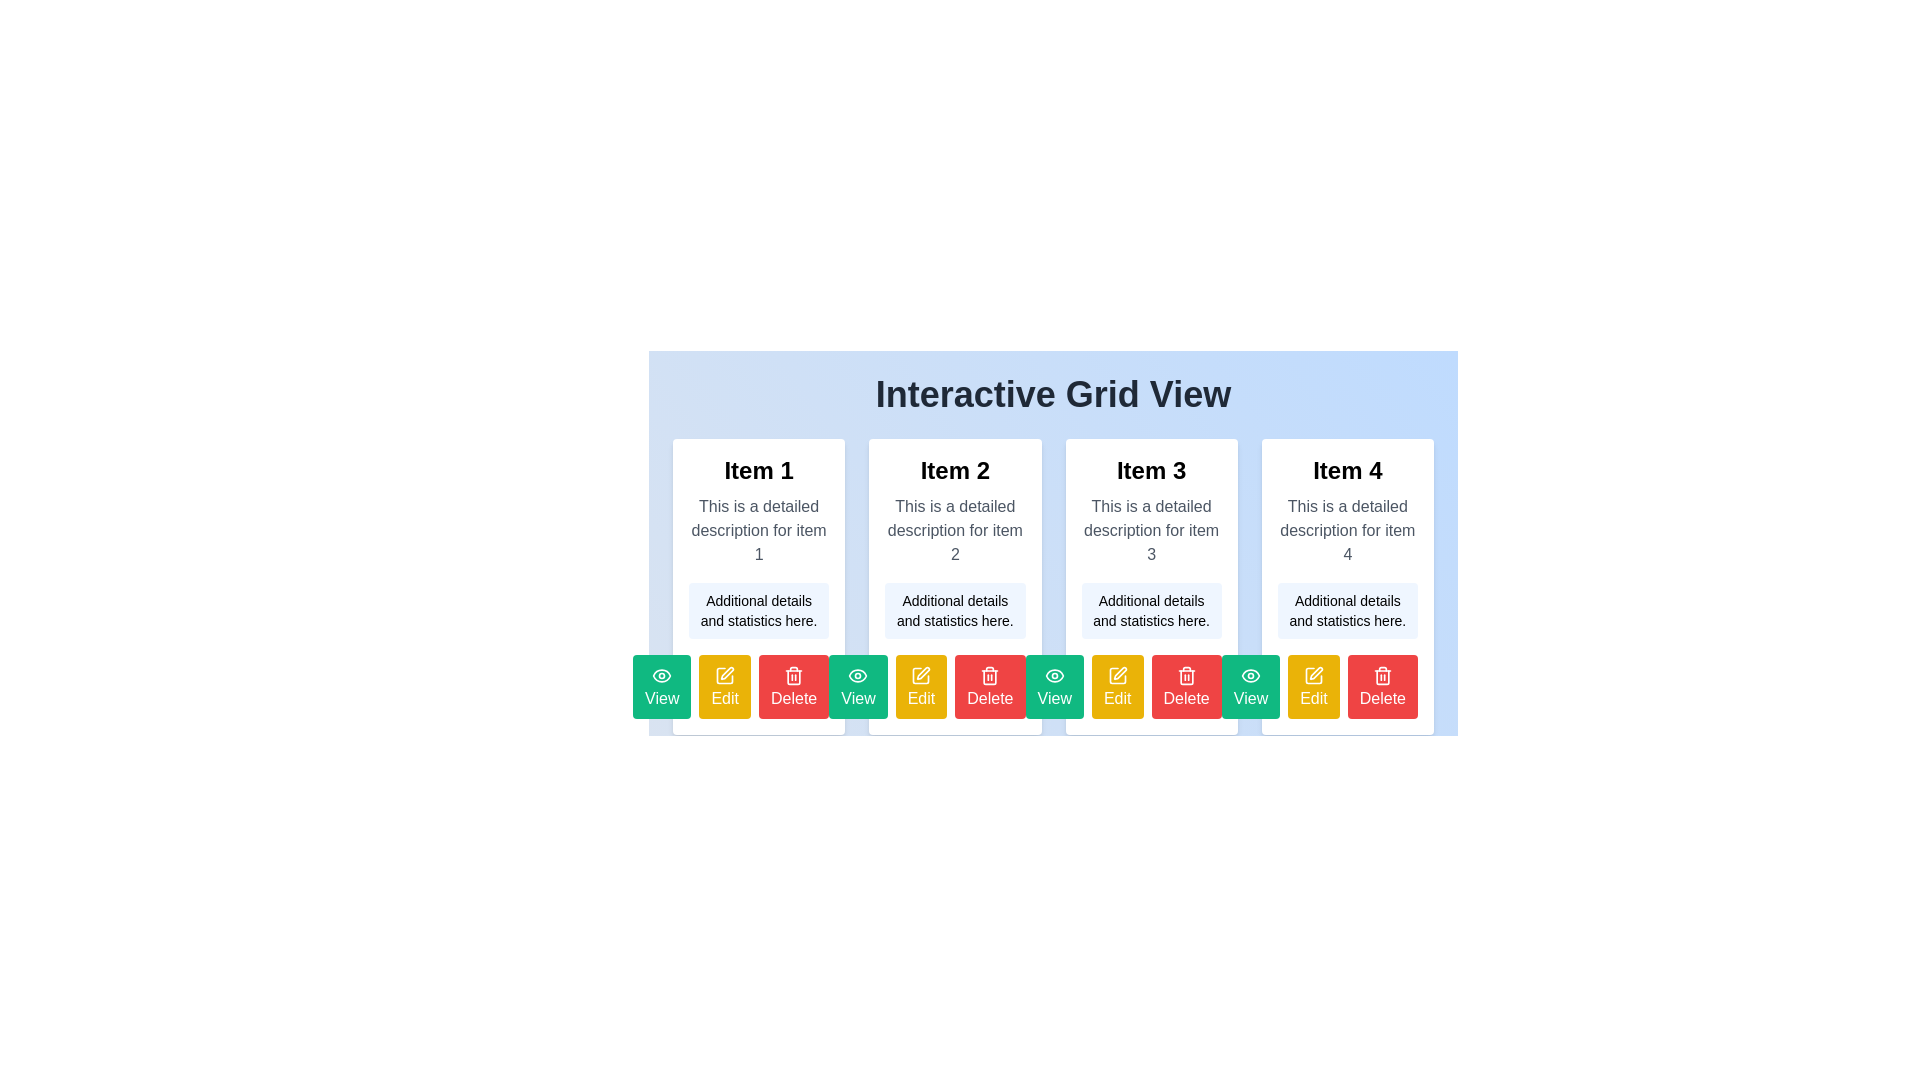 Image resolution: width=1920 pixels, height=1080 pixels. I want to click on the text label displaying 'This is a detailed description for item 4', which is positioned below the title 'Item 4', so click(1347, 530).